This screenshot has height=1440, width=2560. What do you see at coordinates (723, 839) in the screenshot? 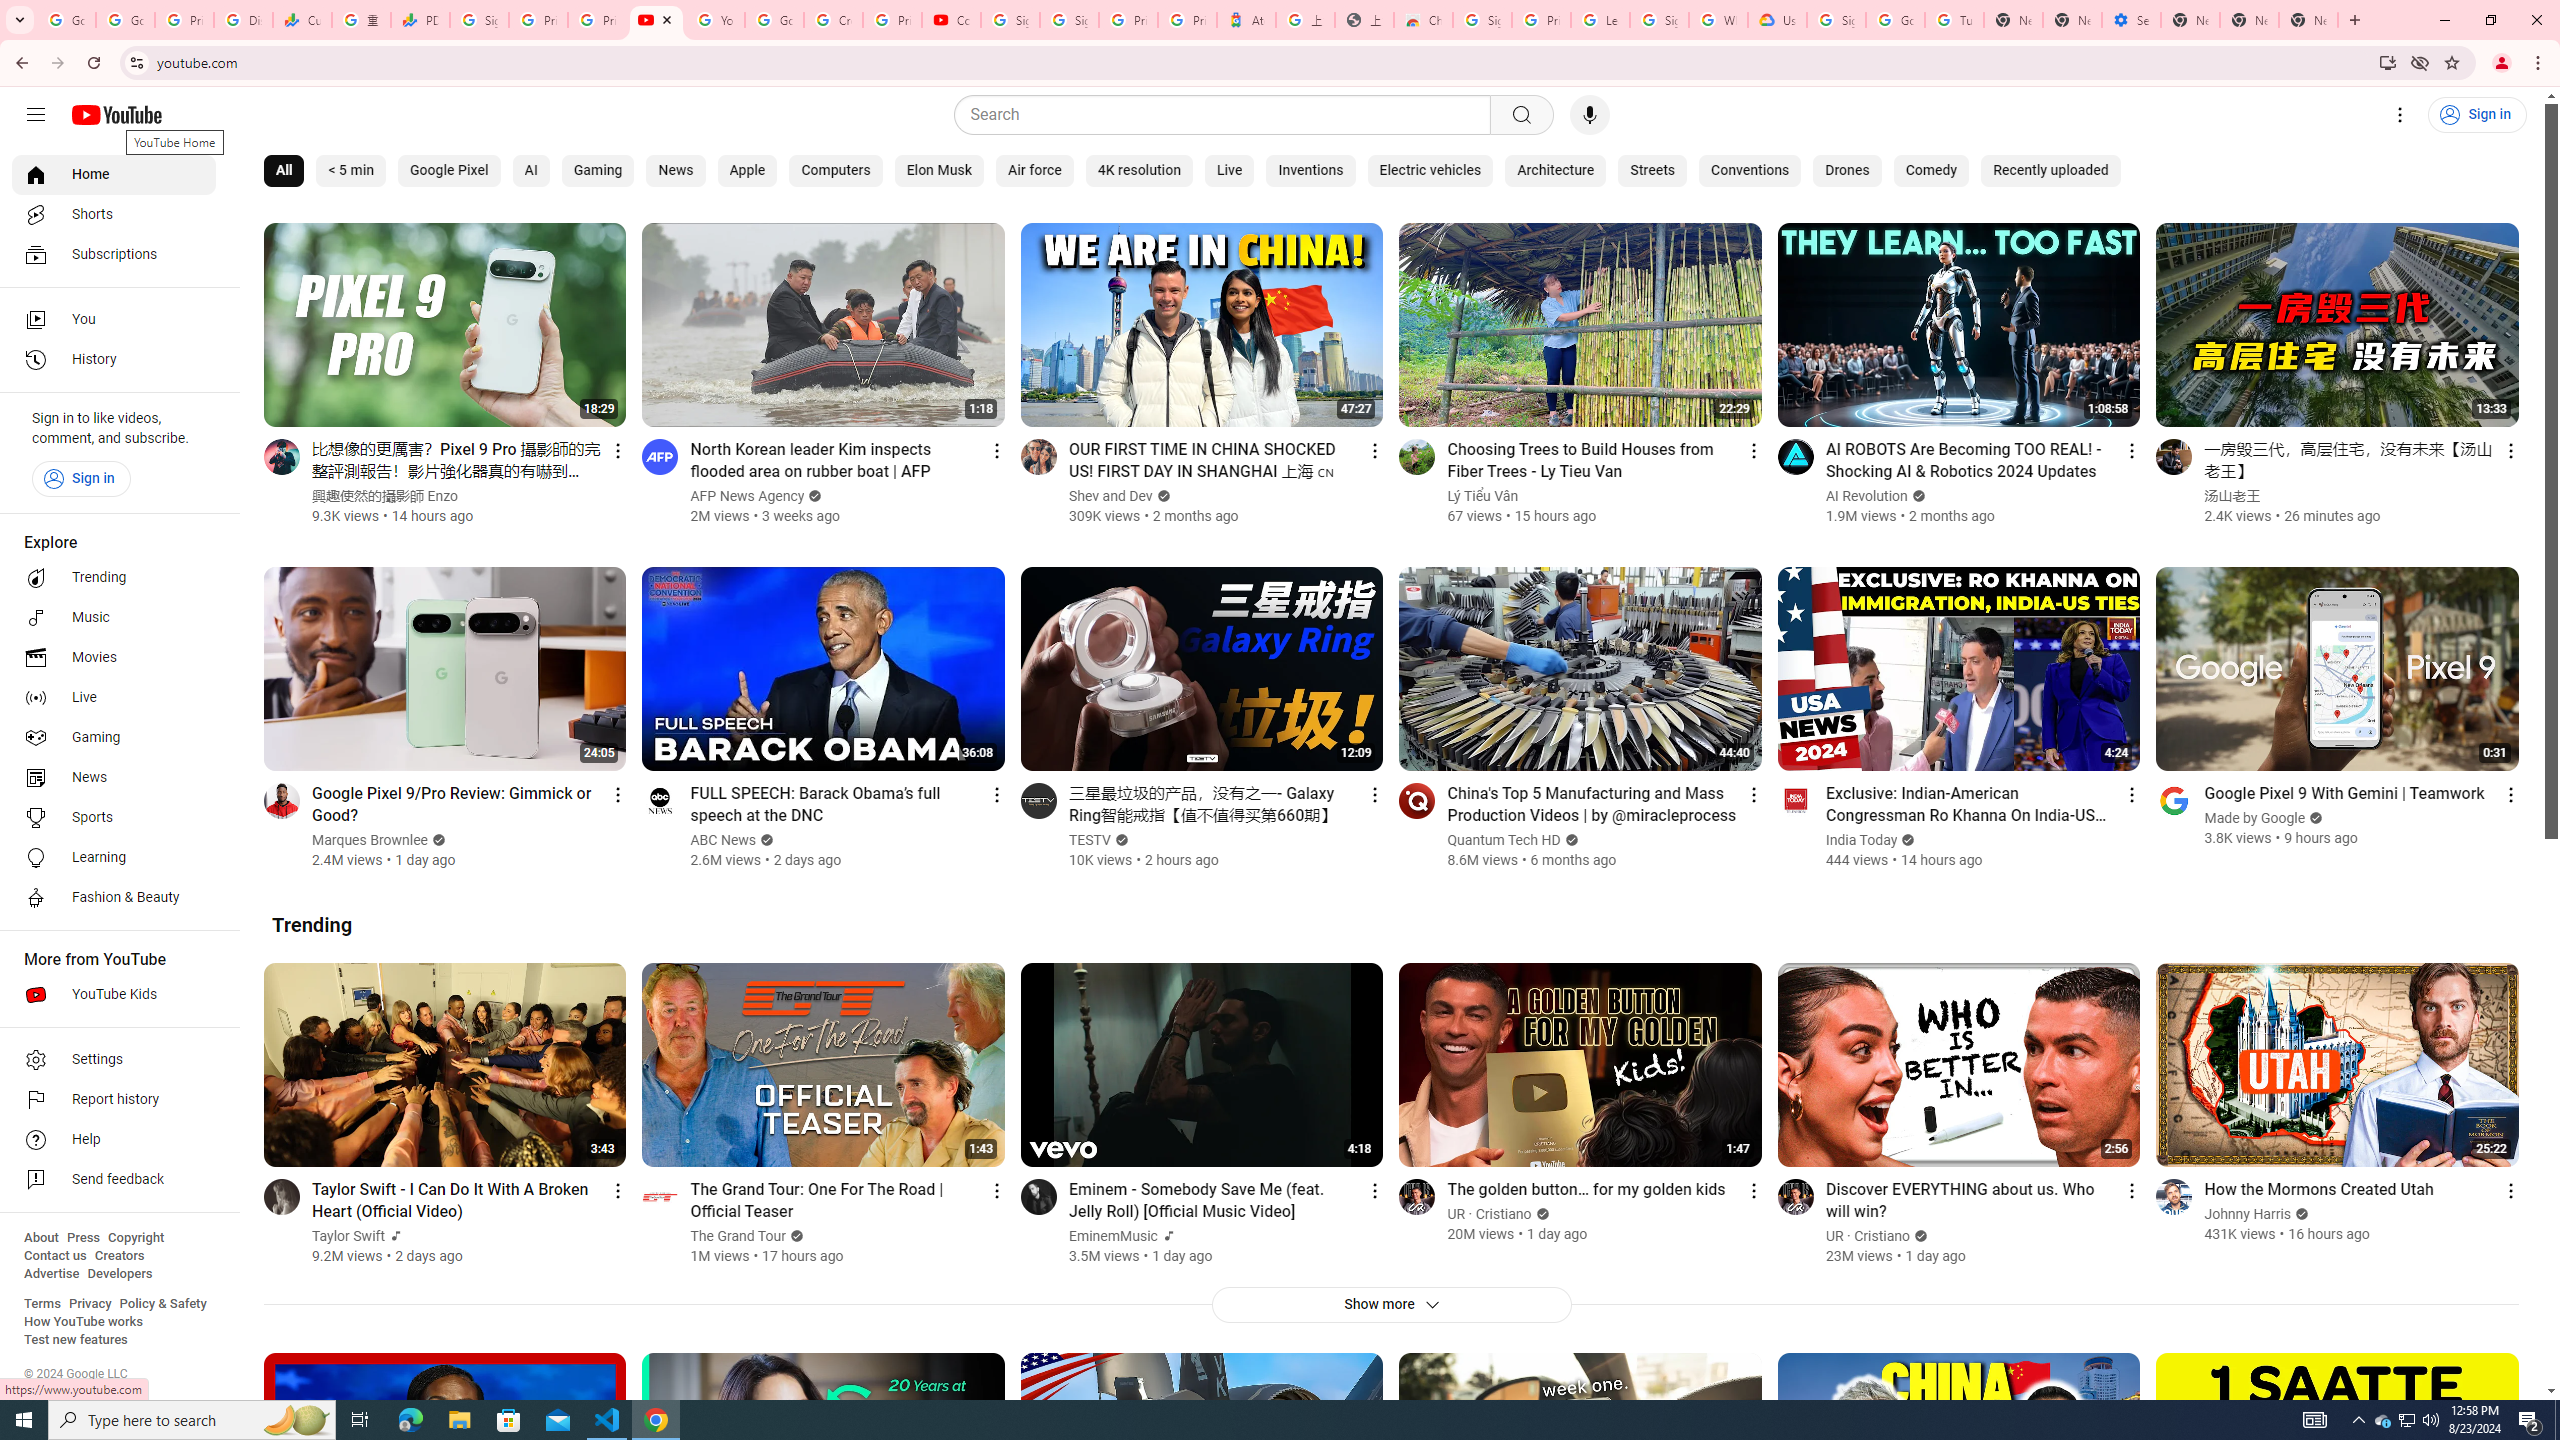
I see `'ABC News'` at bounding box center [723, 839].